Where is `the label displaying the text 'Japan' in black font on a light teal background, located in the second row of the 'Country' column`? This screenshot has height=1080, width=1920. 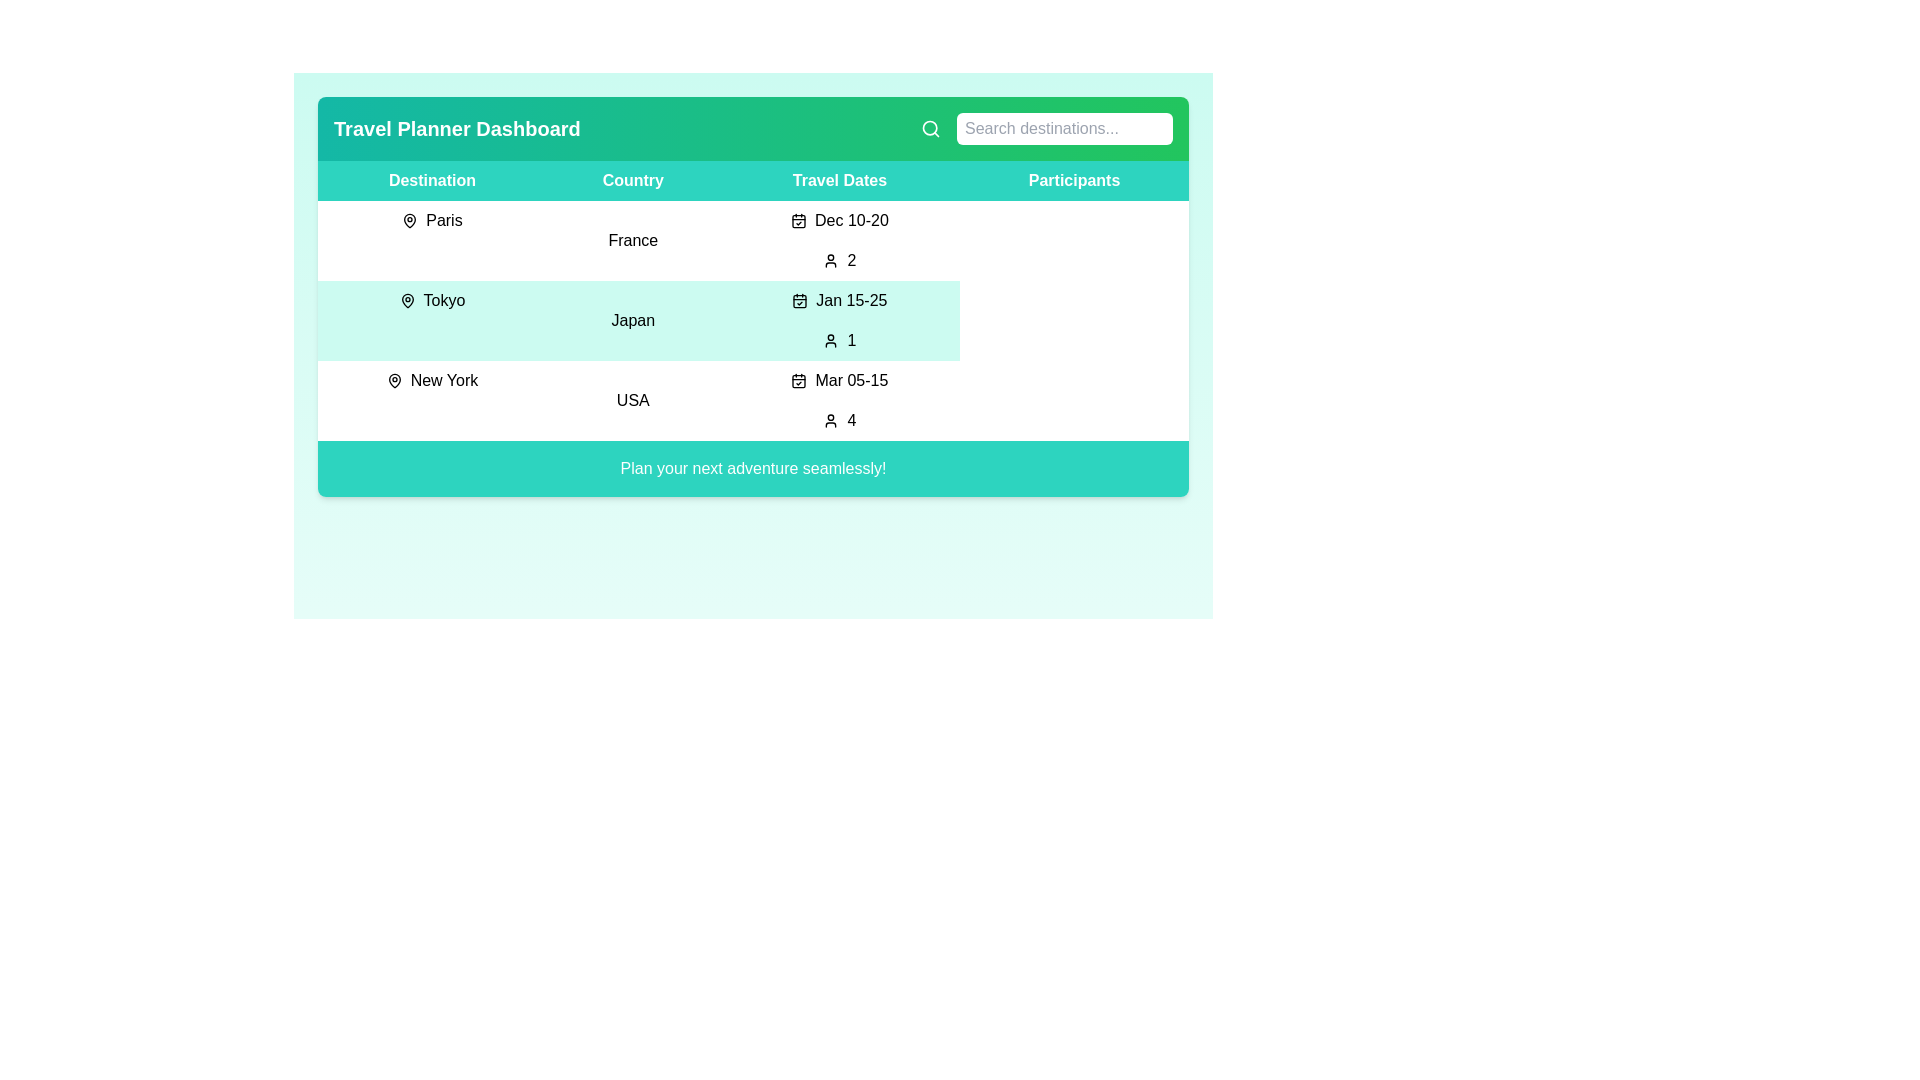 the label displaying the text 'Japan' in black font on a light teal background, located in the second row of the 'Country' column is located at coordinates (632, 319).